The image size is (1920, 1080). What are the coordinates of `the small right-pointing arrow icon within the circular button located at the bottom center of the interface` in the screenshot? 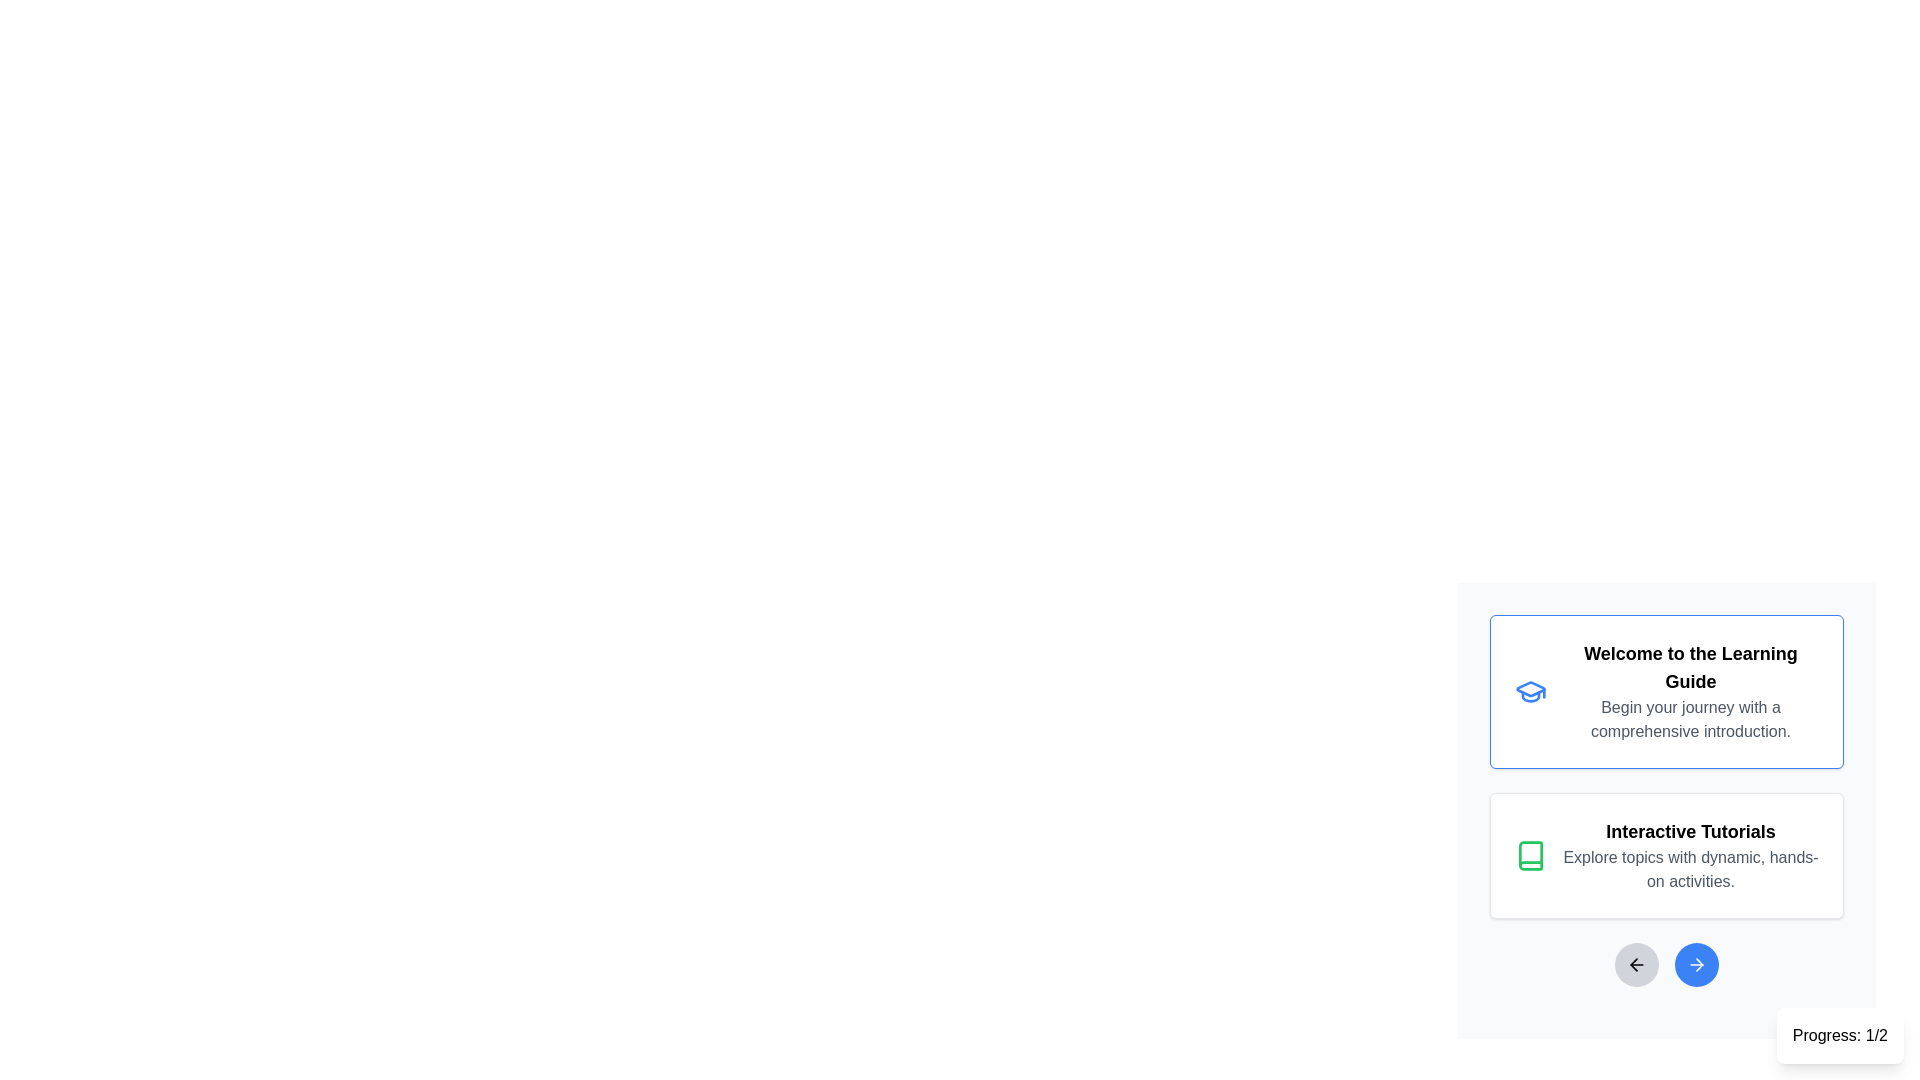 It's located at (1698, 963).